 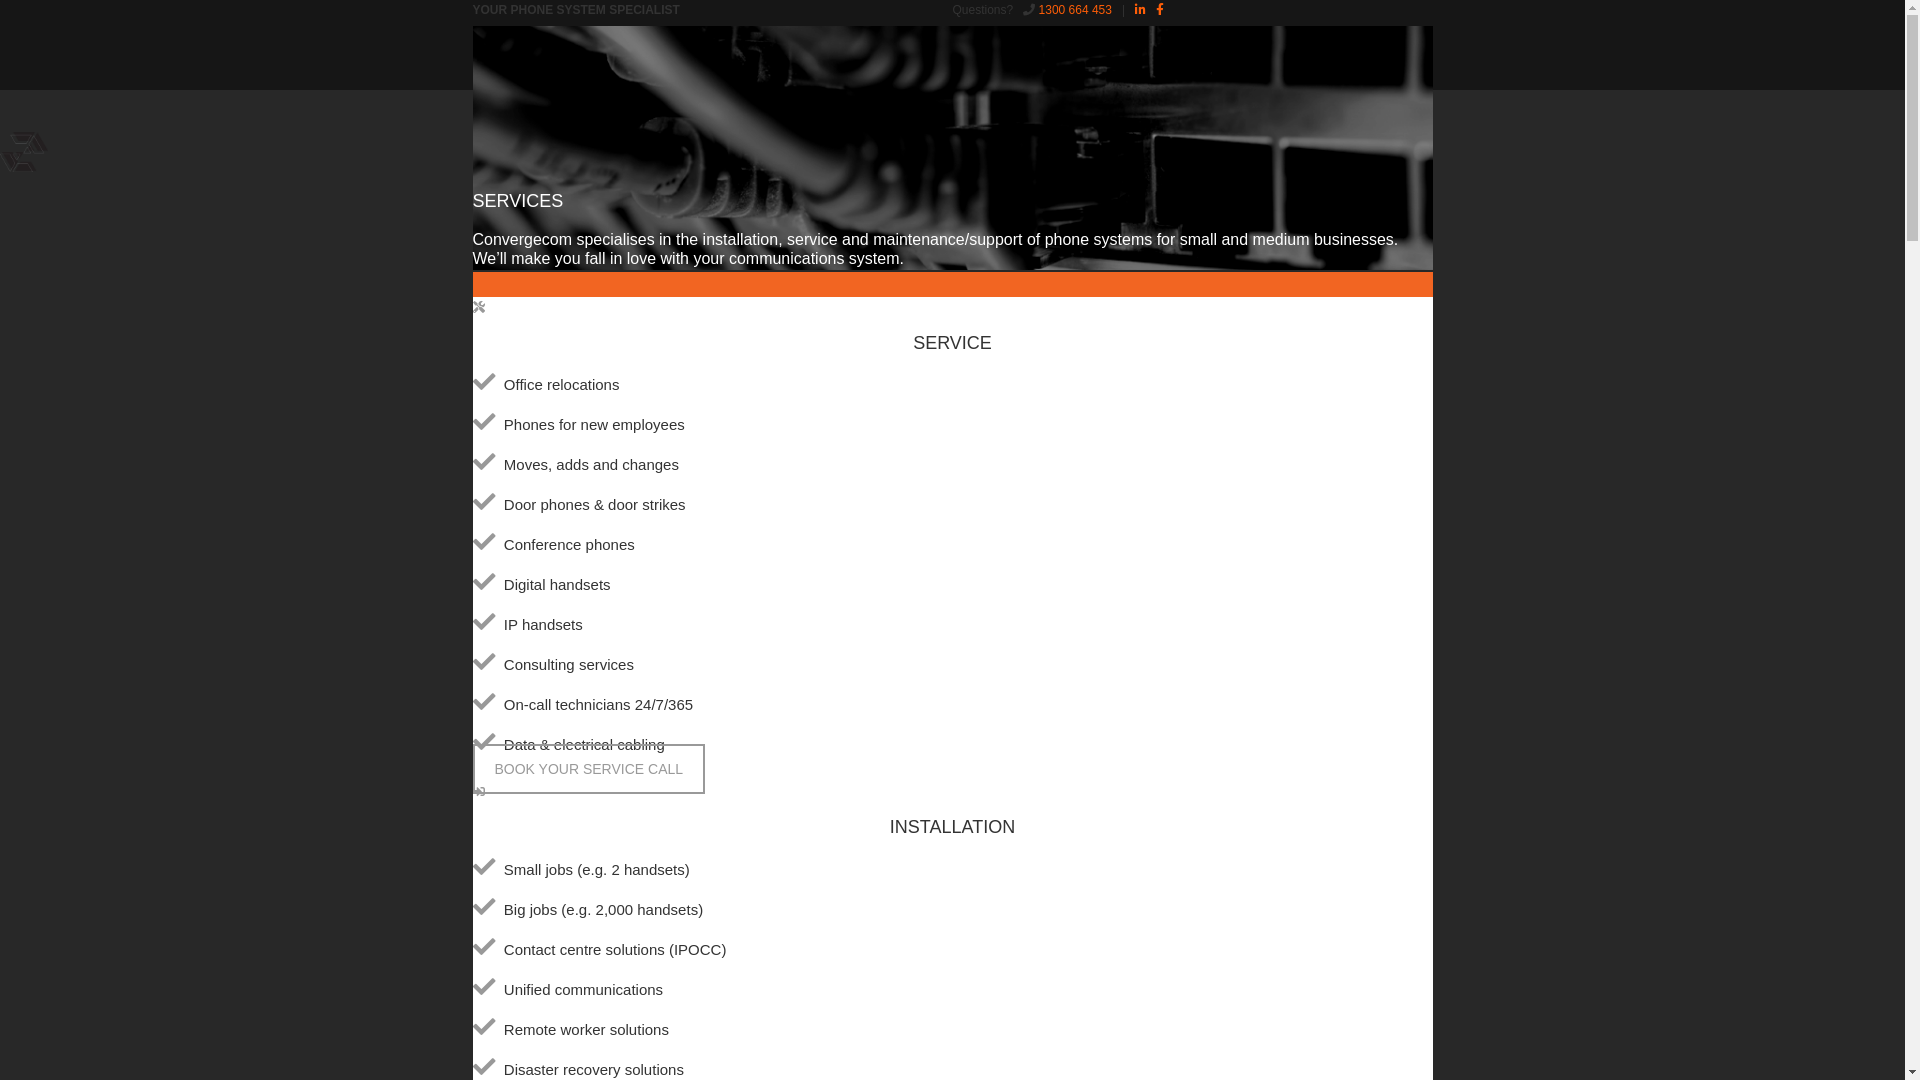 What do you see at coordinates (0, 167) in the screenshot?
I see `'CONVERGECOM'` at bounding box center [0, 167].